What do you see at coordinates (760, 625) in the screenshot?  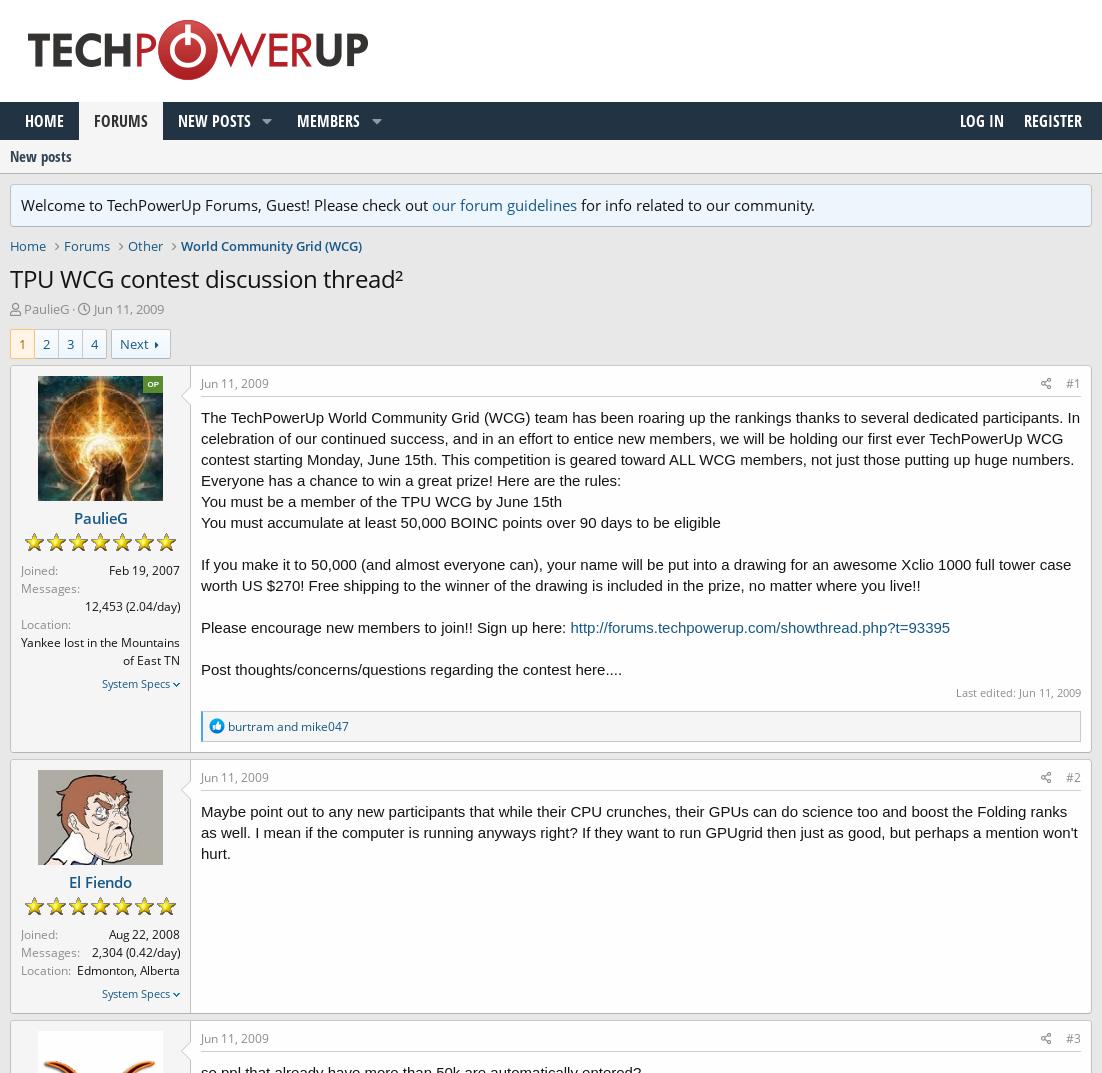 I see `'http://forums.techpowerup.com/showthread.php?t=93395'` at bounding box center [760, 625].